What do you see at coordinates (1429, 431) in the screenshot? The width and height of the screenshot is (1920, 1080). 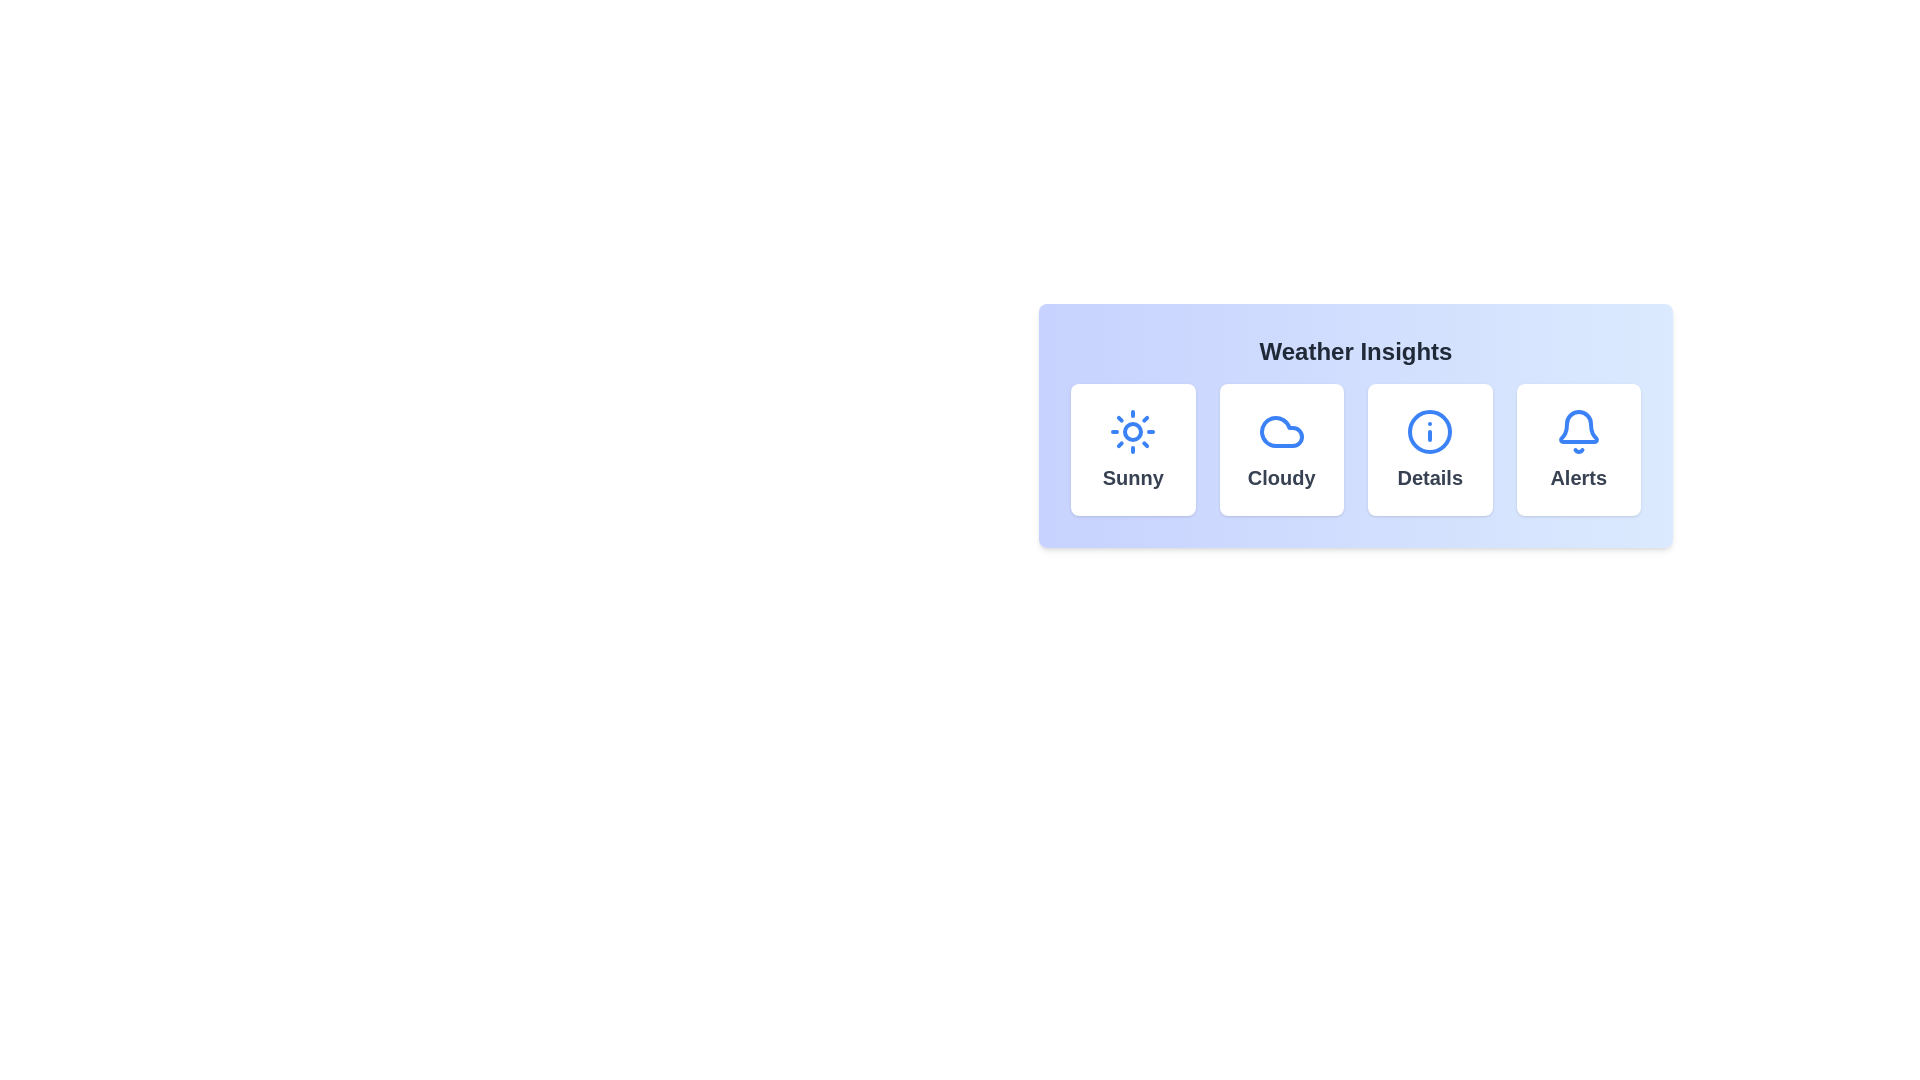 I see `the circular outline of the 'Details' button, which is the third button from the left in the Weather Insights panel` at bounding box center [1429, 431].